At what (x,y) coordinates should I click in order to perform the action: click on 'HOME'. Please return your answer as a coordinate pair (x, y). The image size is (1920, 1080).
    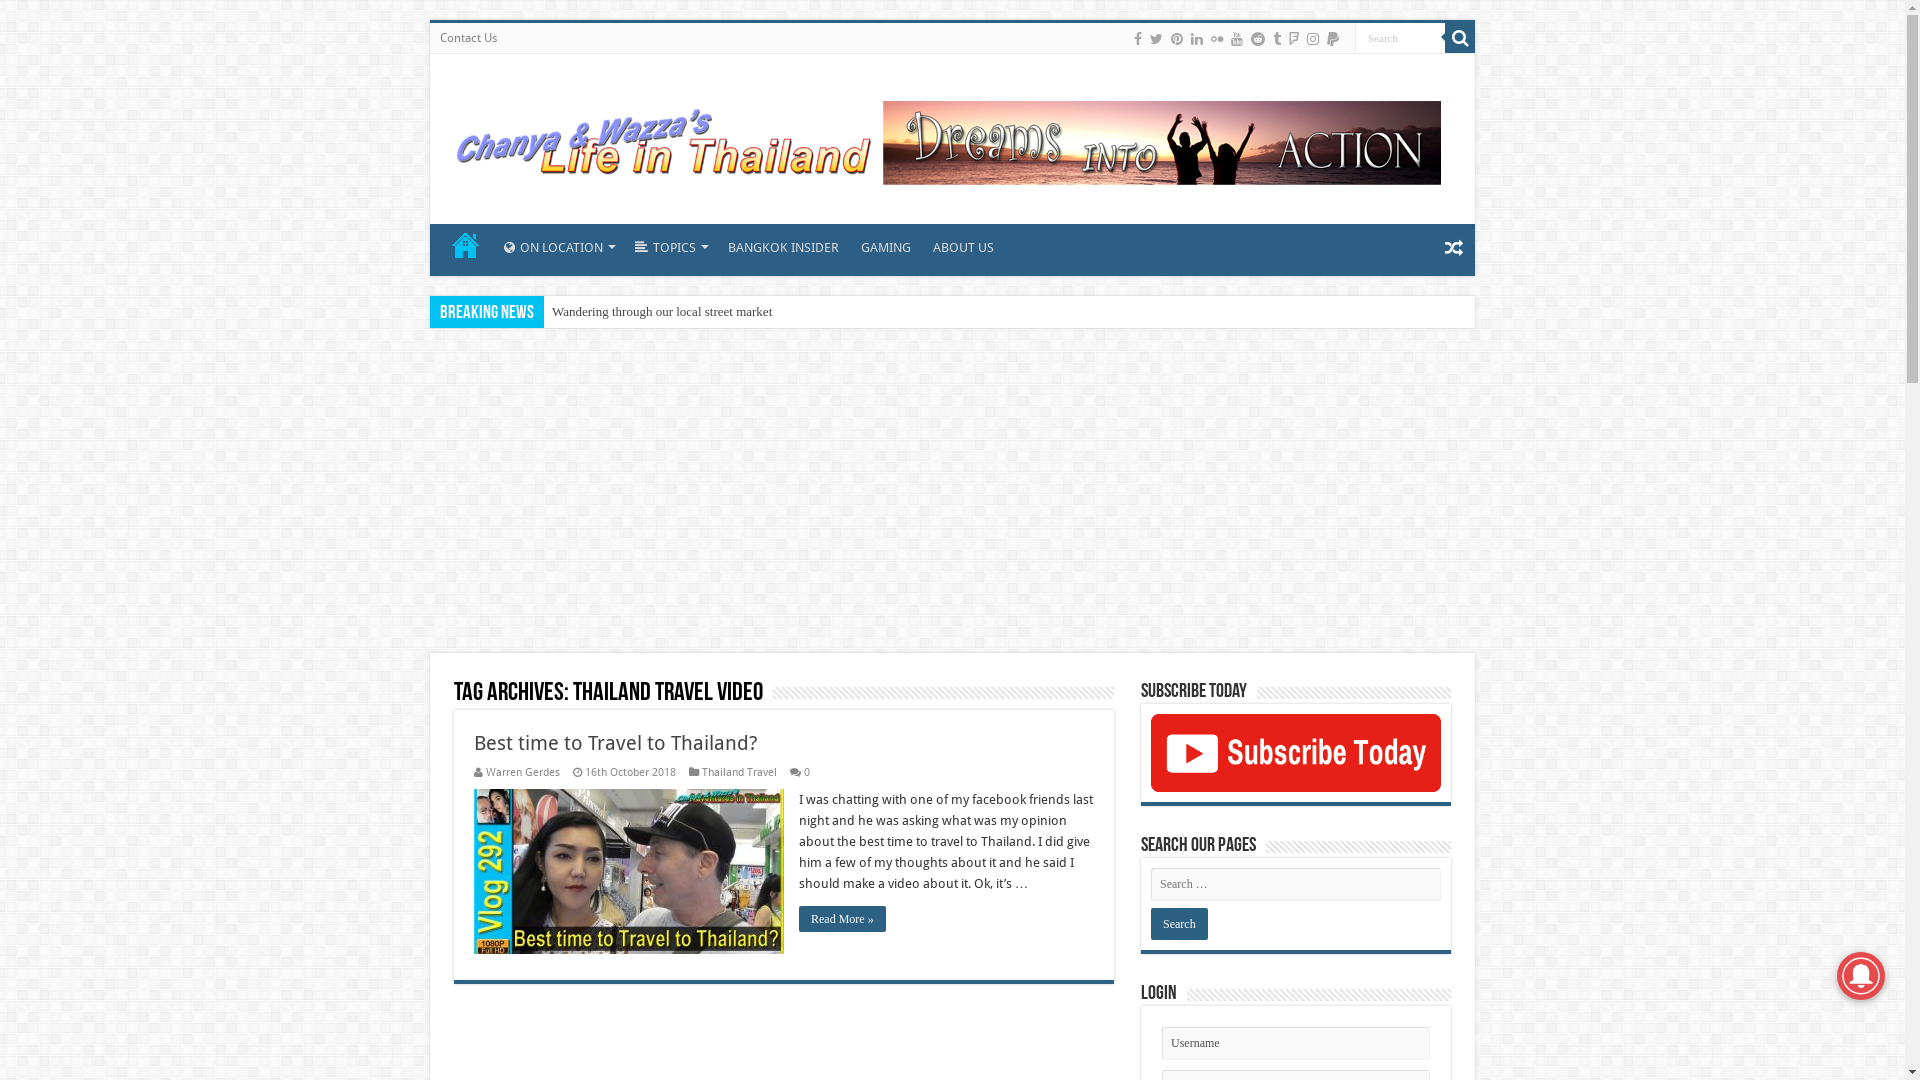
    Looking at the image, I should click on (464, 244).